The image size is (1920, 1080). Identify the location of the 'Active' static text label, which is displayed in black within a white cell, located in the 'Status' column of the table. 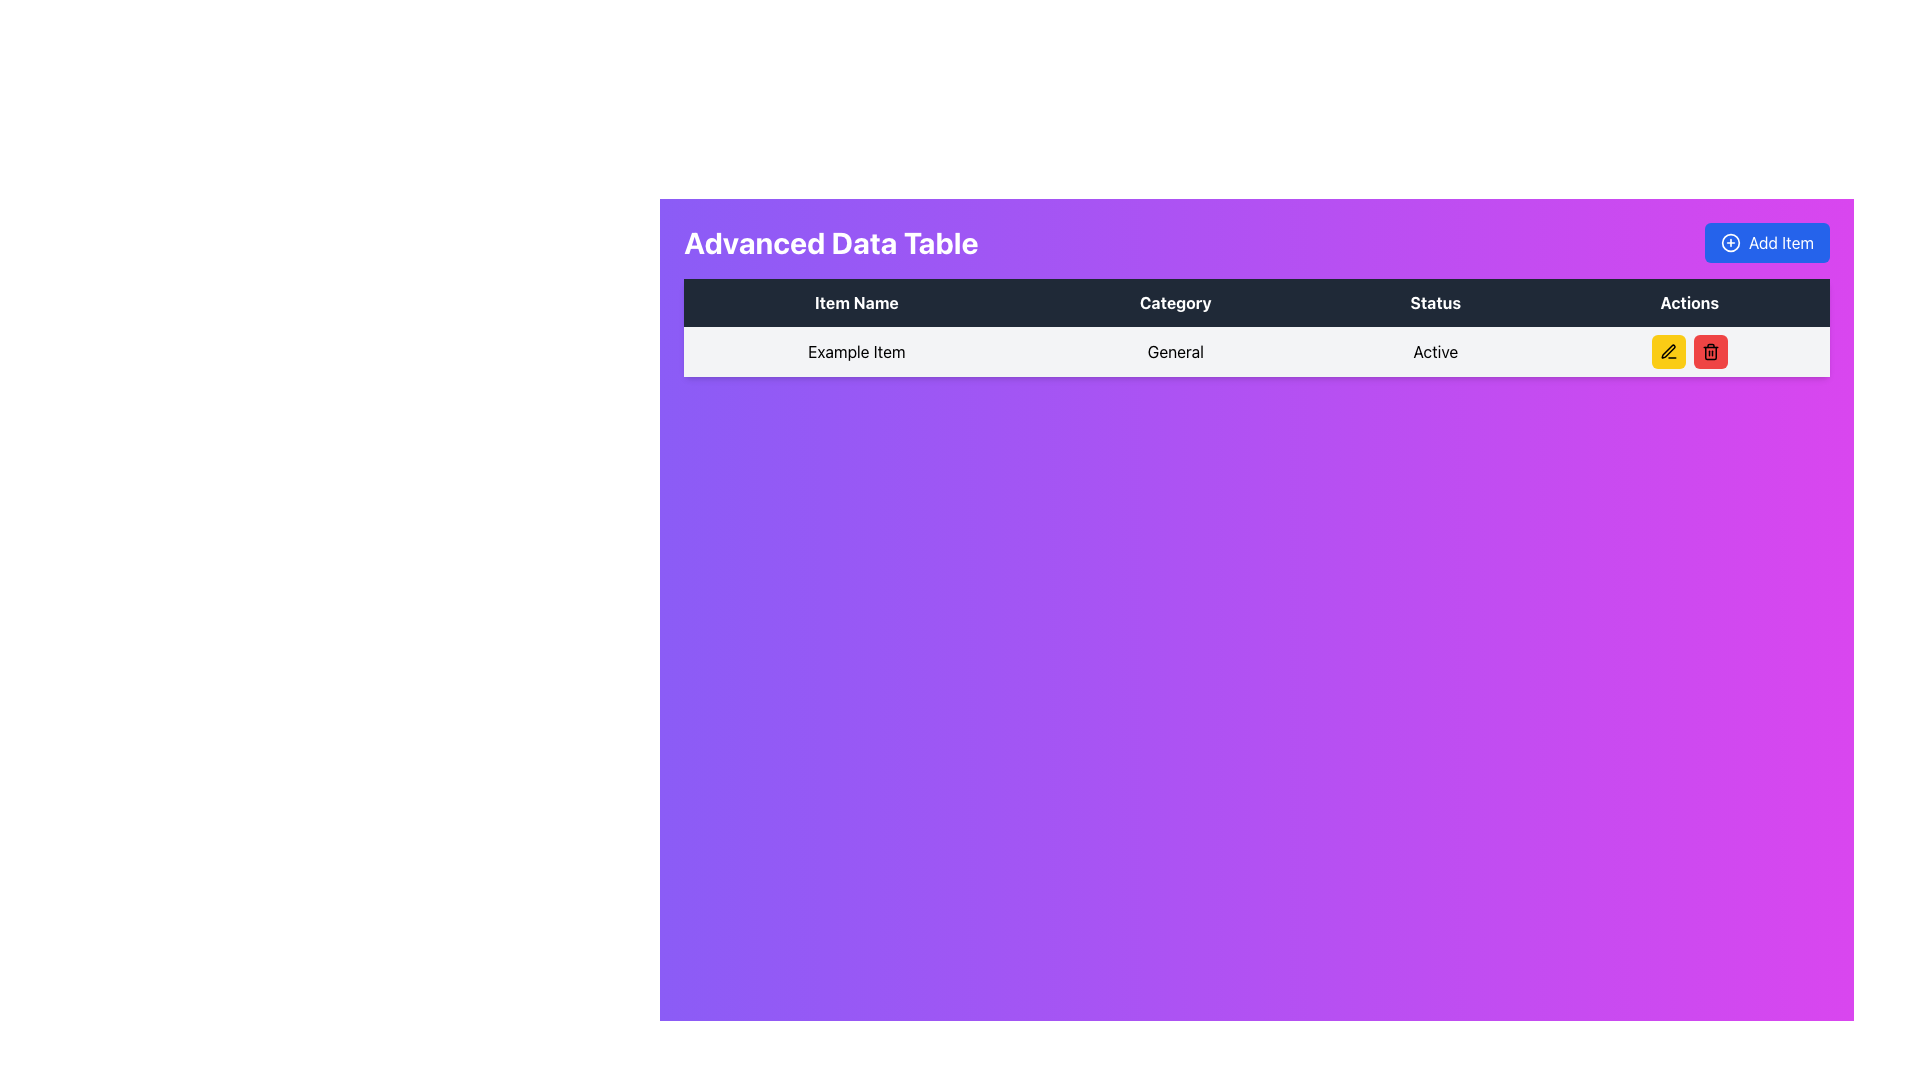
(1434, 350).